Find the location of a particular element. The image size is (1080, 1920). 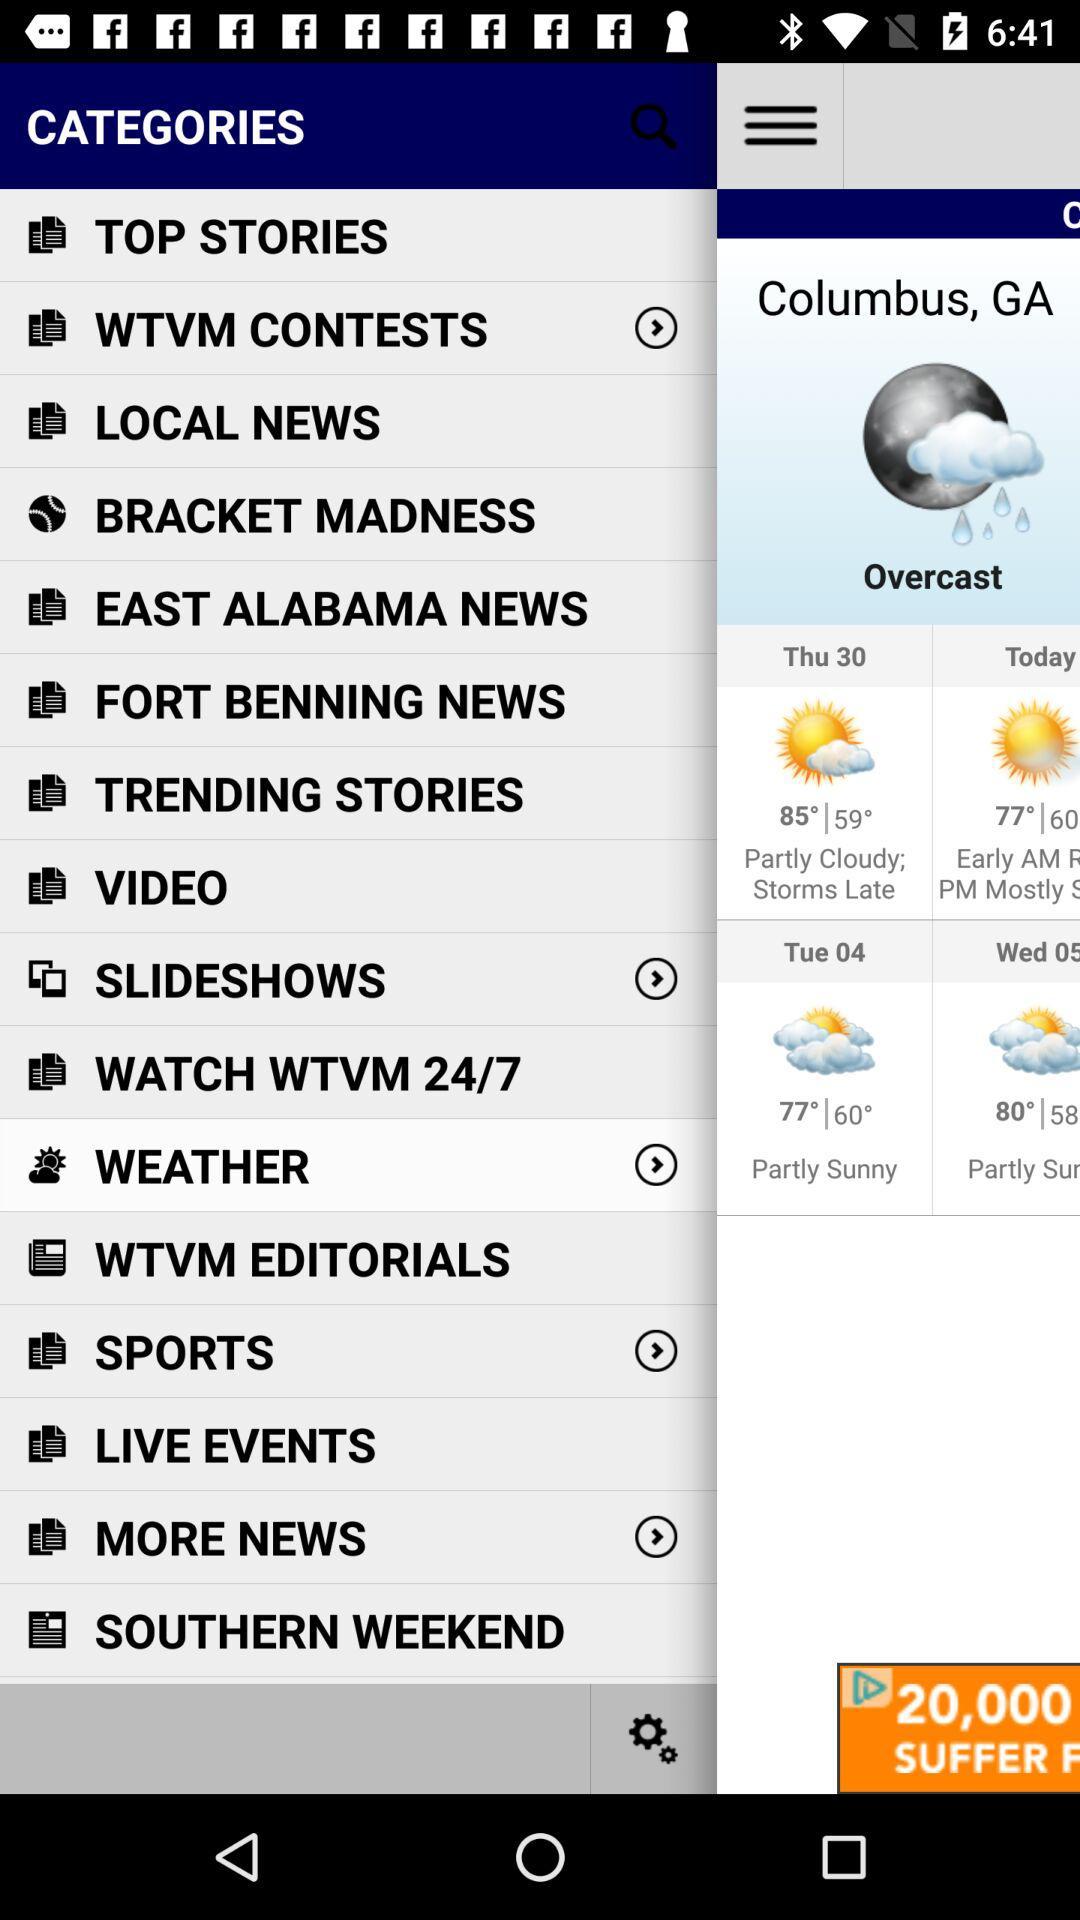

the settings icon is located at coordinates (654, 1737).